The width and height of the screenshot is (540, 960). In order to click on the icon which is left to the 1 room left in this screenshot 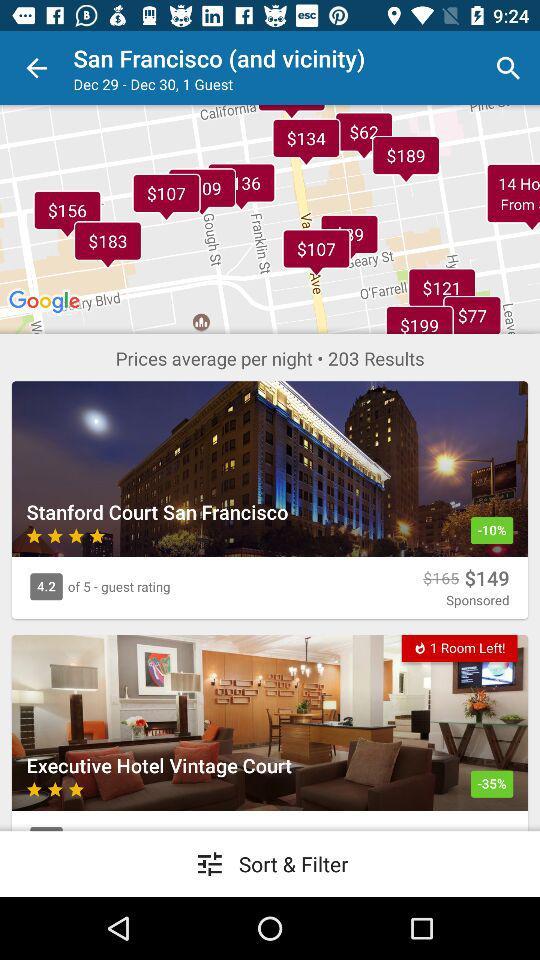, I will do `click(419, 646)`.